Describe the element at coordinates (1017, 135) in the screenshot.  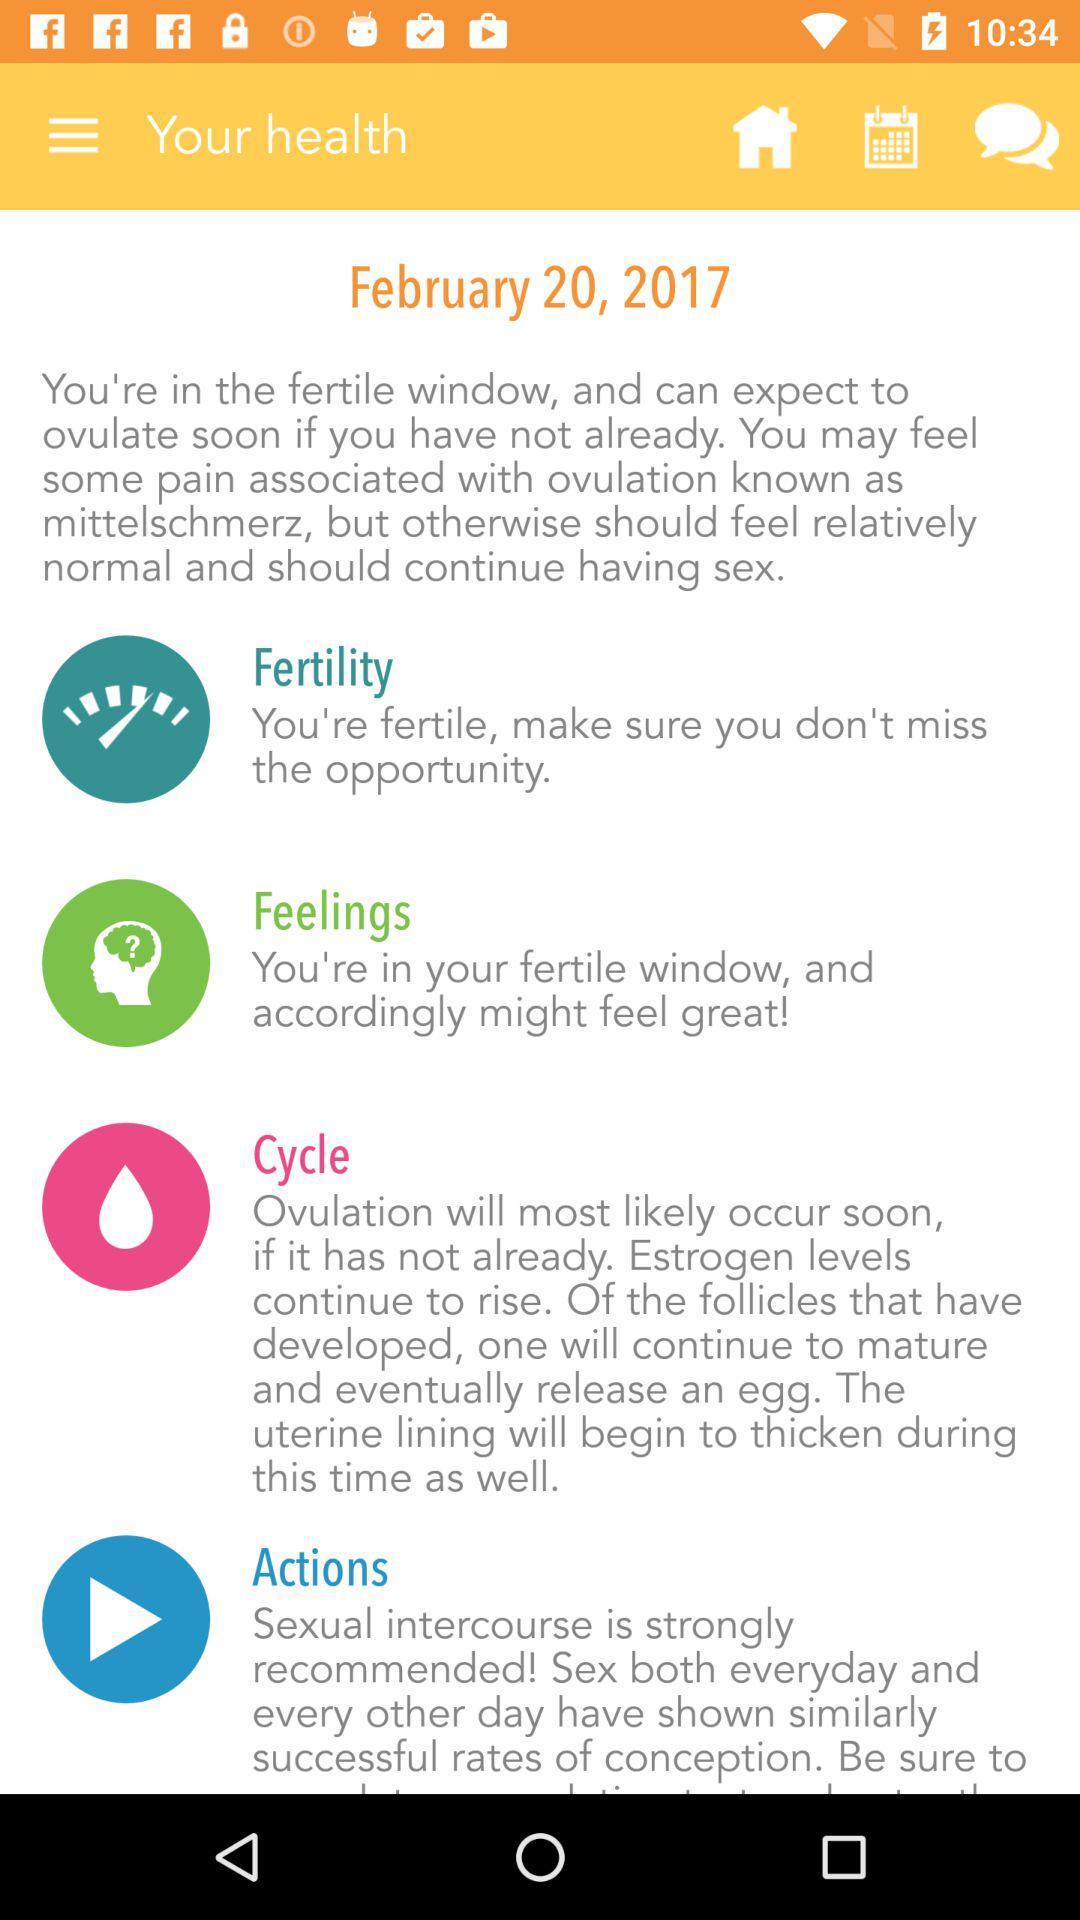
I see `icon above february 20, 2017 icon` at that location.